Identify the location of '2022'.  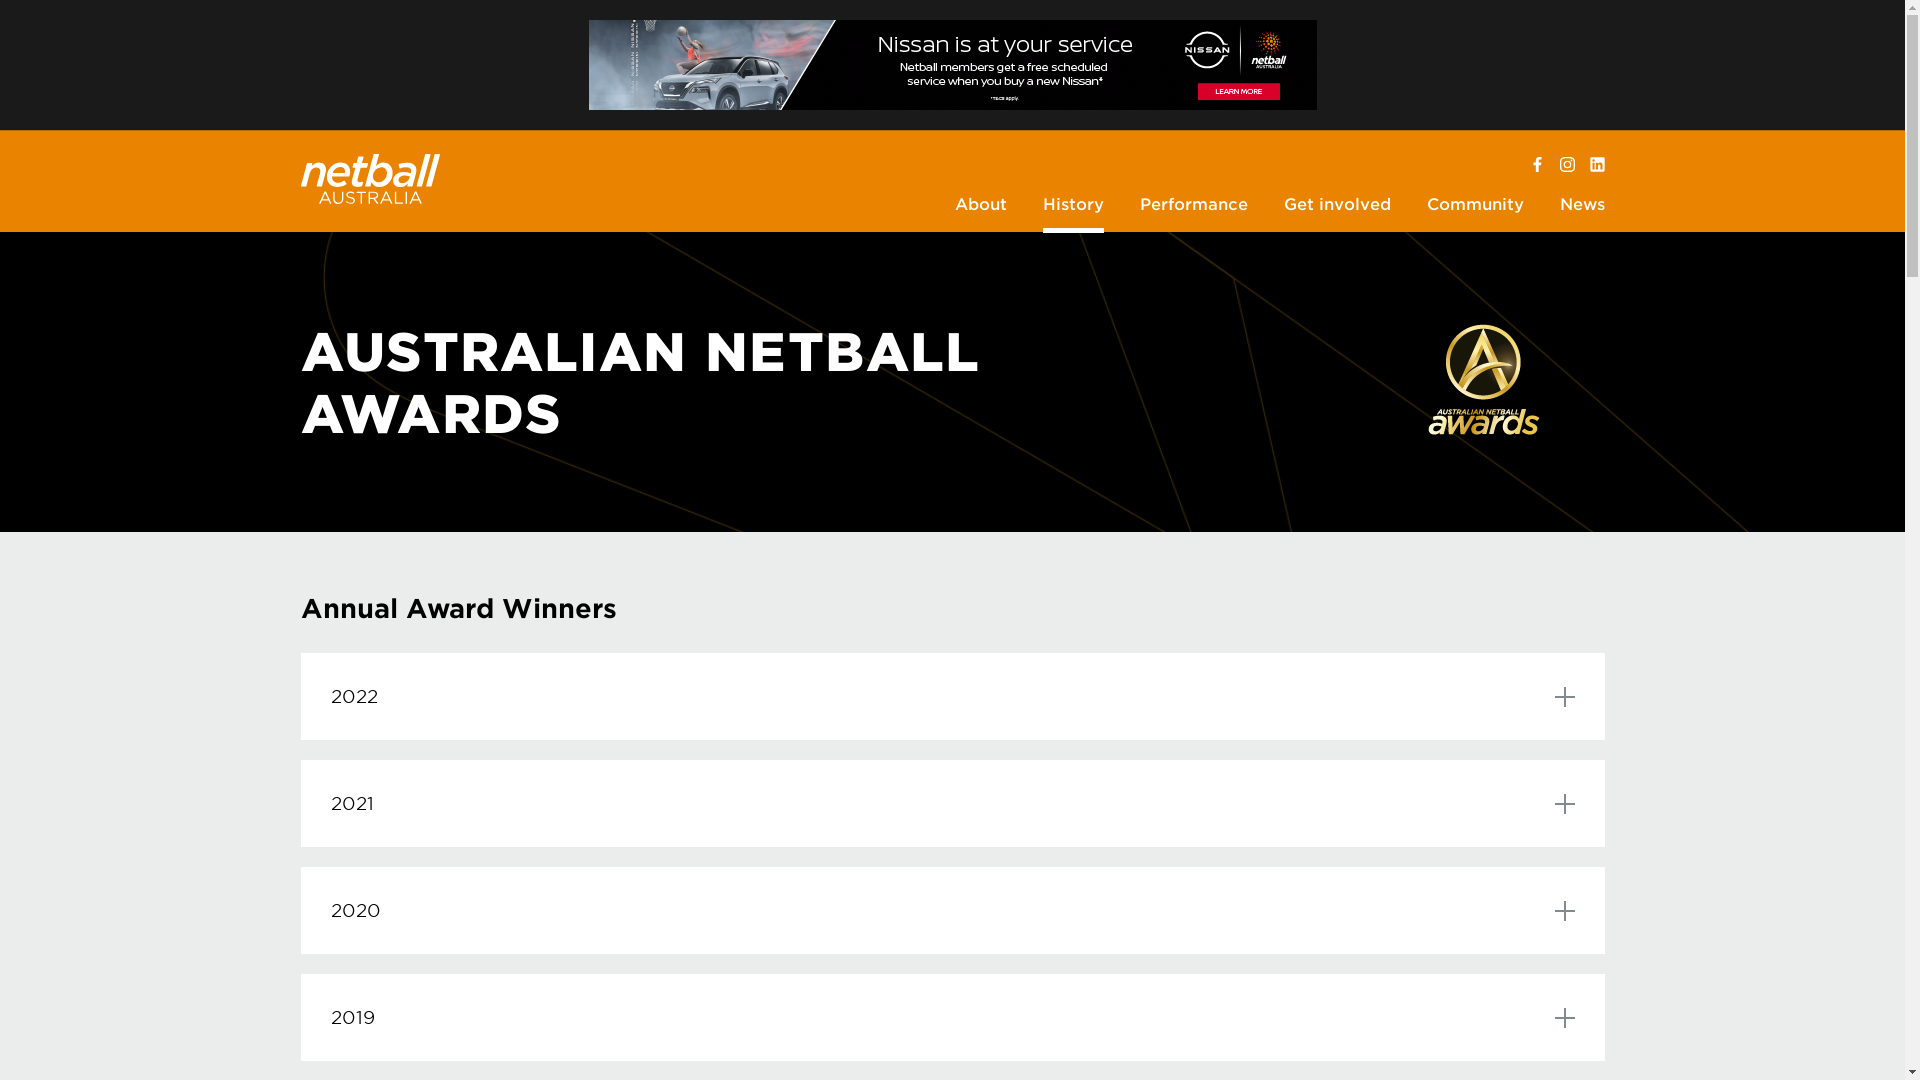
(298, 695).